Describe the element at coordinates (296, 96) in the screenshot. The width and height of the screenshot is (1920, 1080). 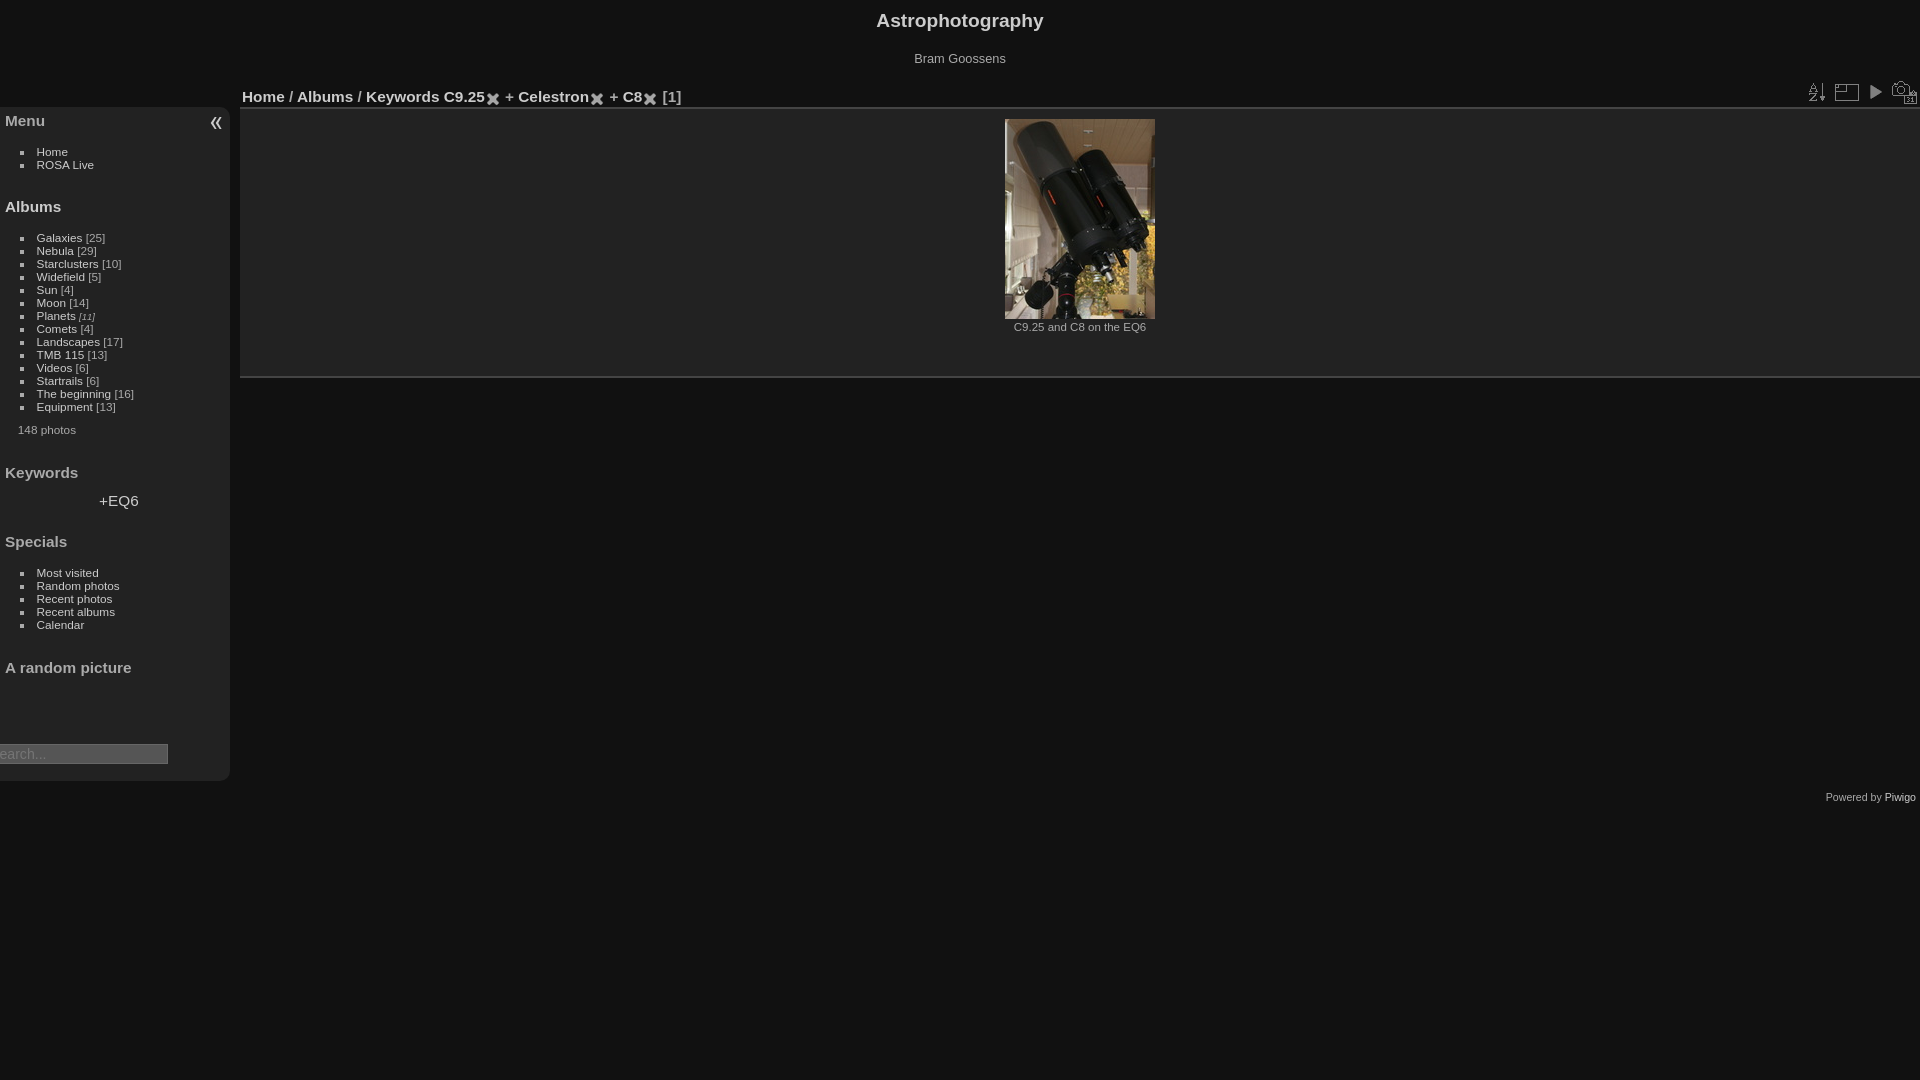
I see `'Albums'` at that location.